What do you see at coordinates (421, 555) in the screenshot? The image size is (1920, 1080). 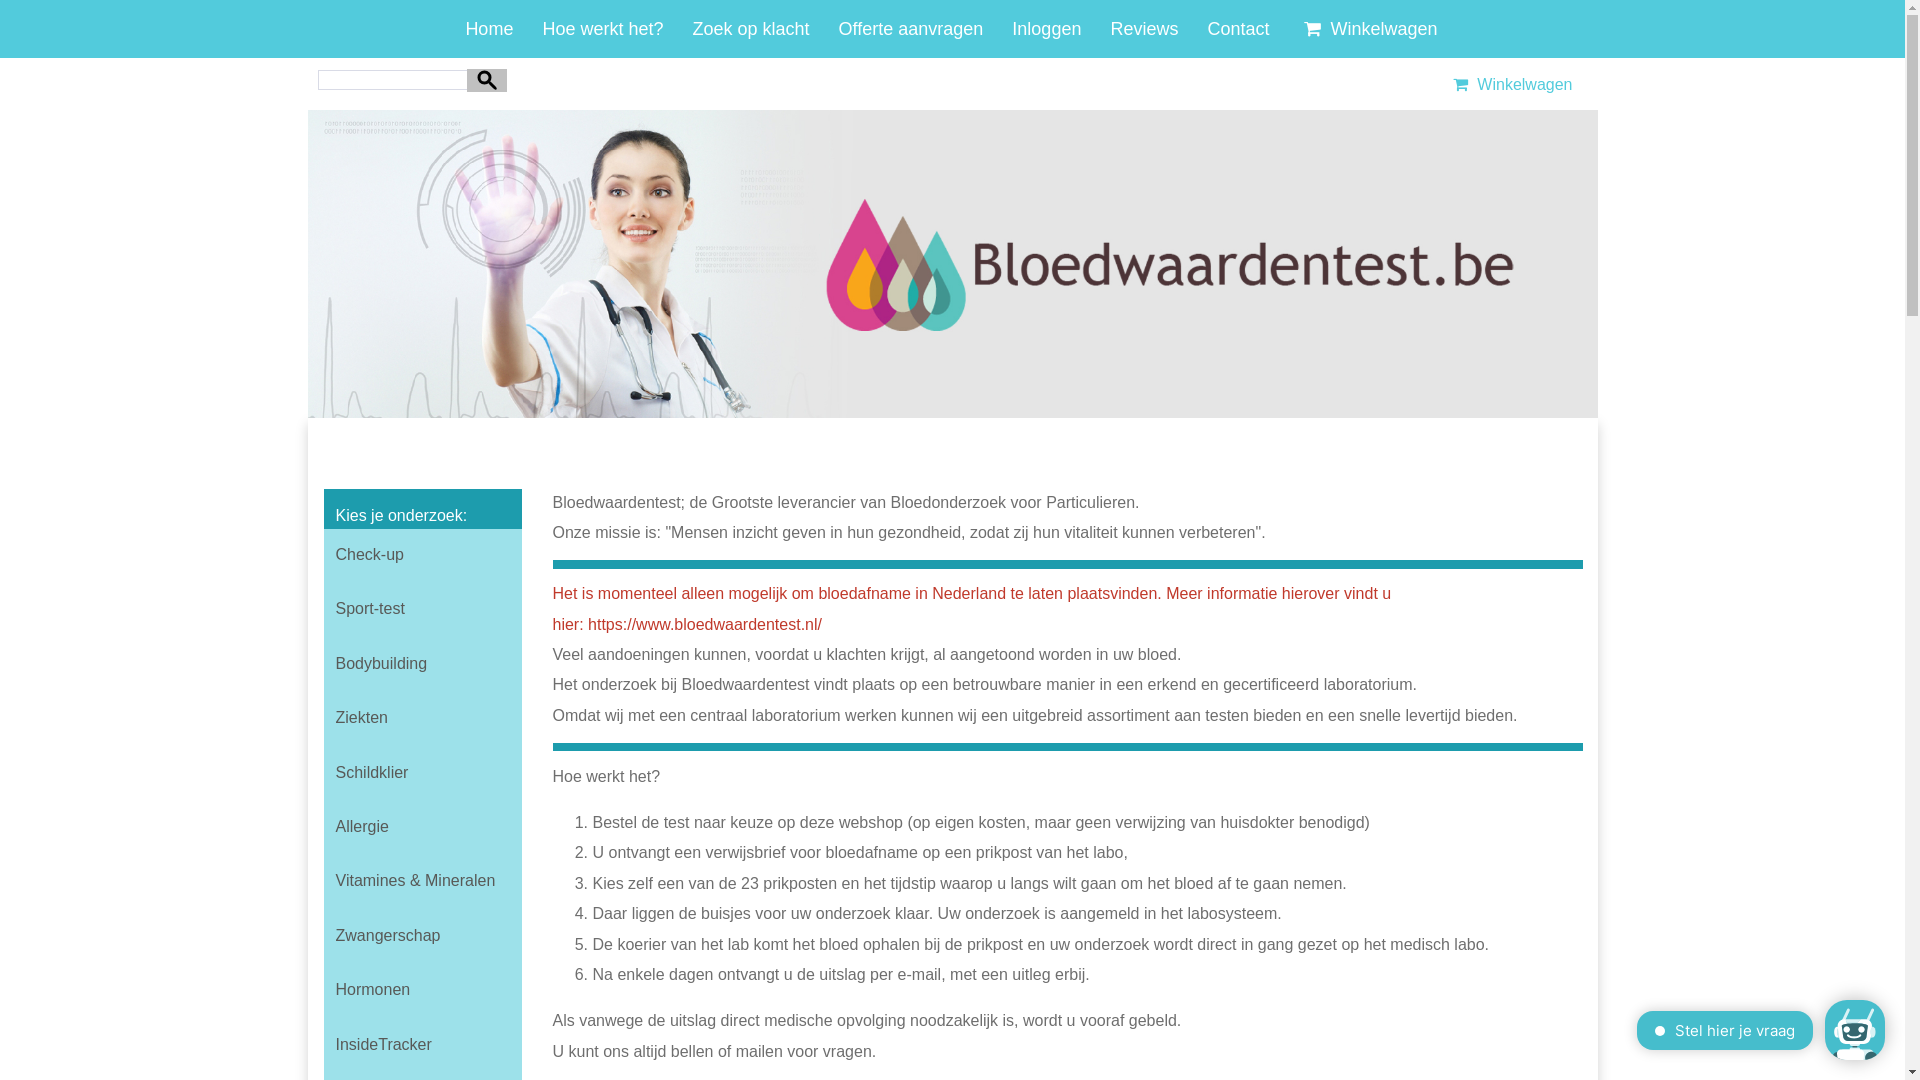 I see `'Check-up'` at bounding box center [421, 555].